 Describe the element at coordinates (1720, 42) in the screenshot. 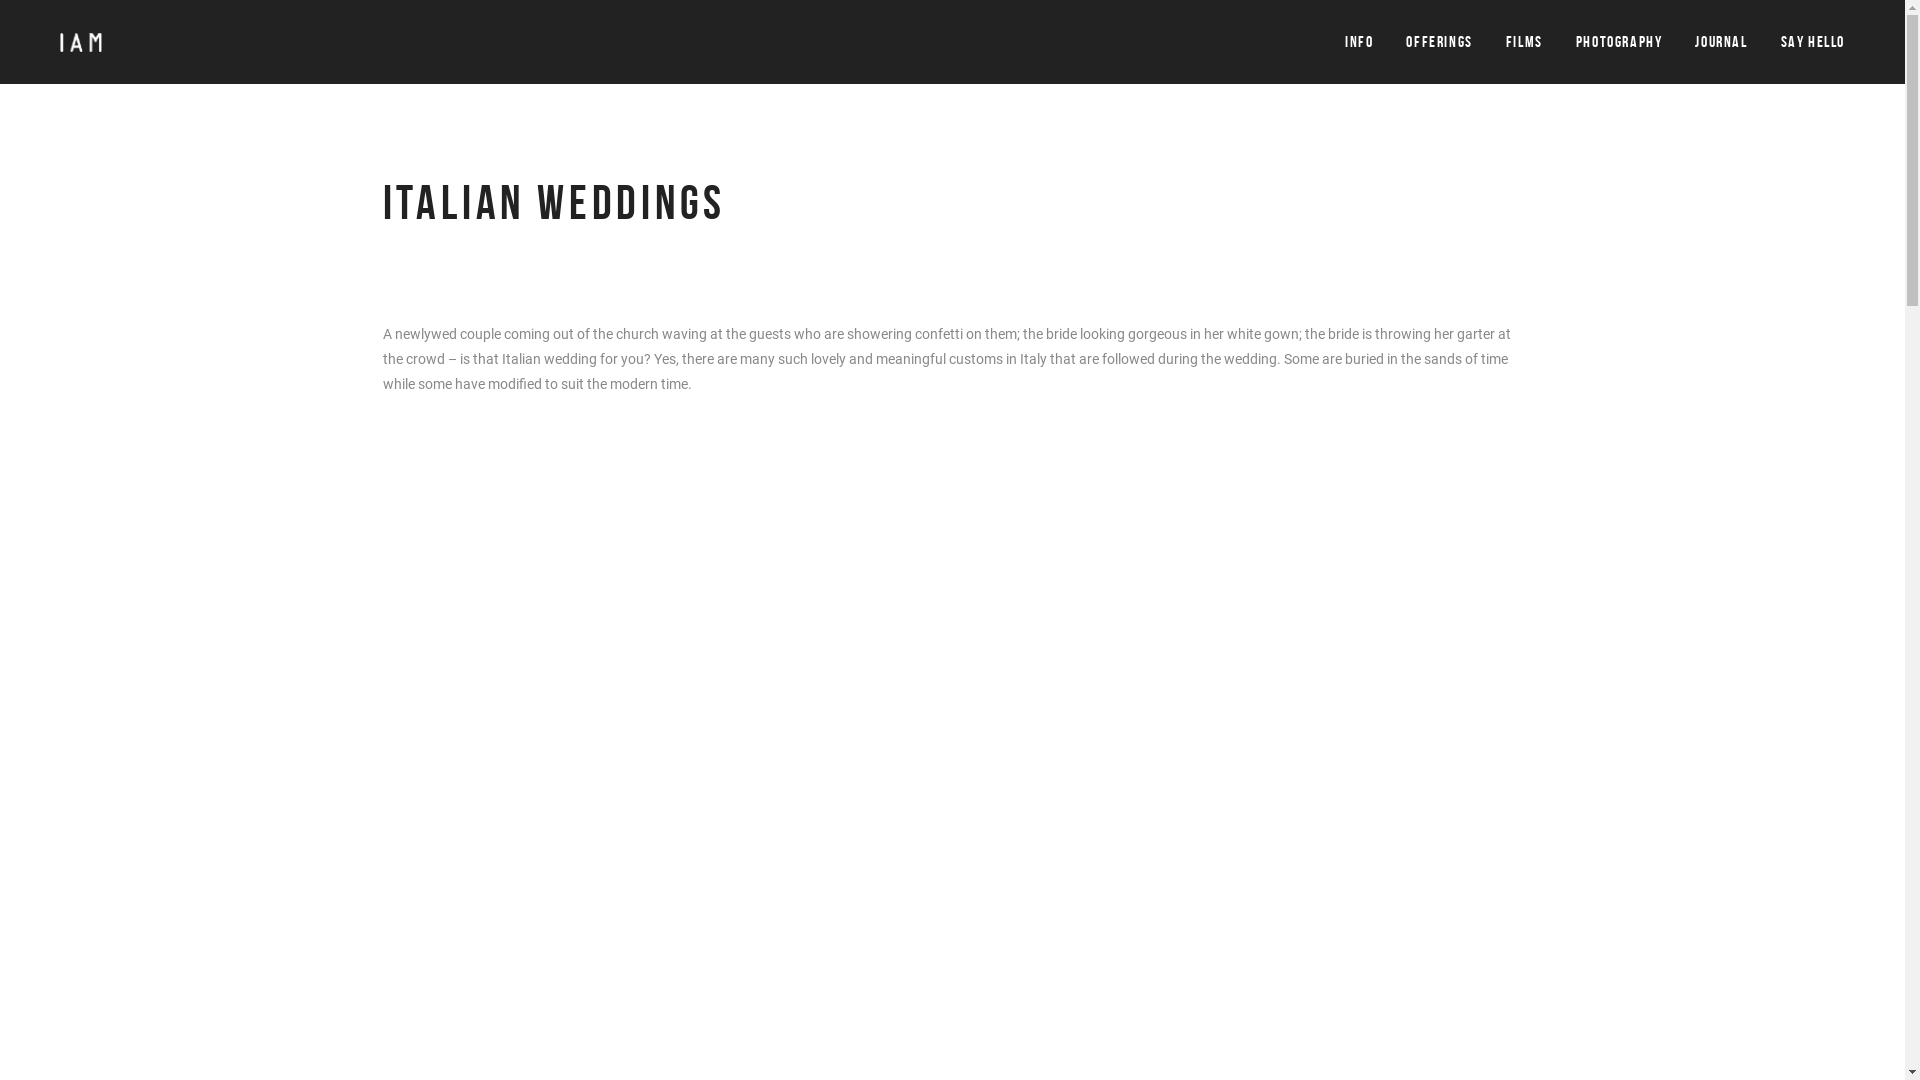

I see `'JOURNAL'` at that location.